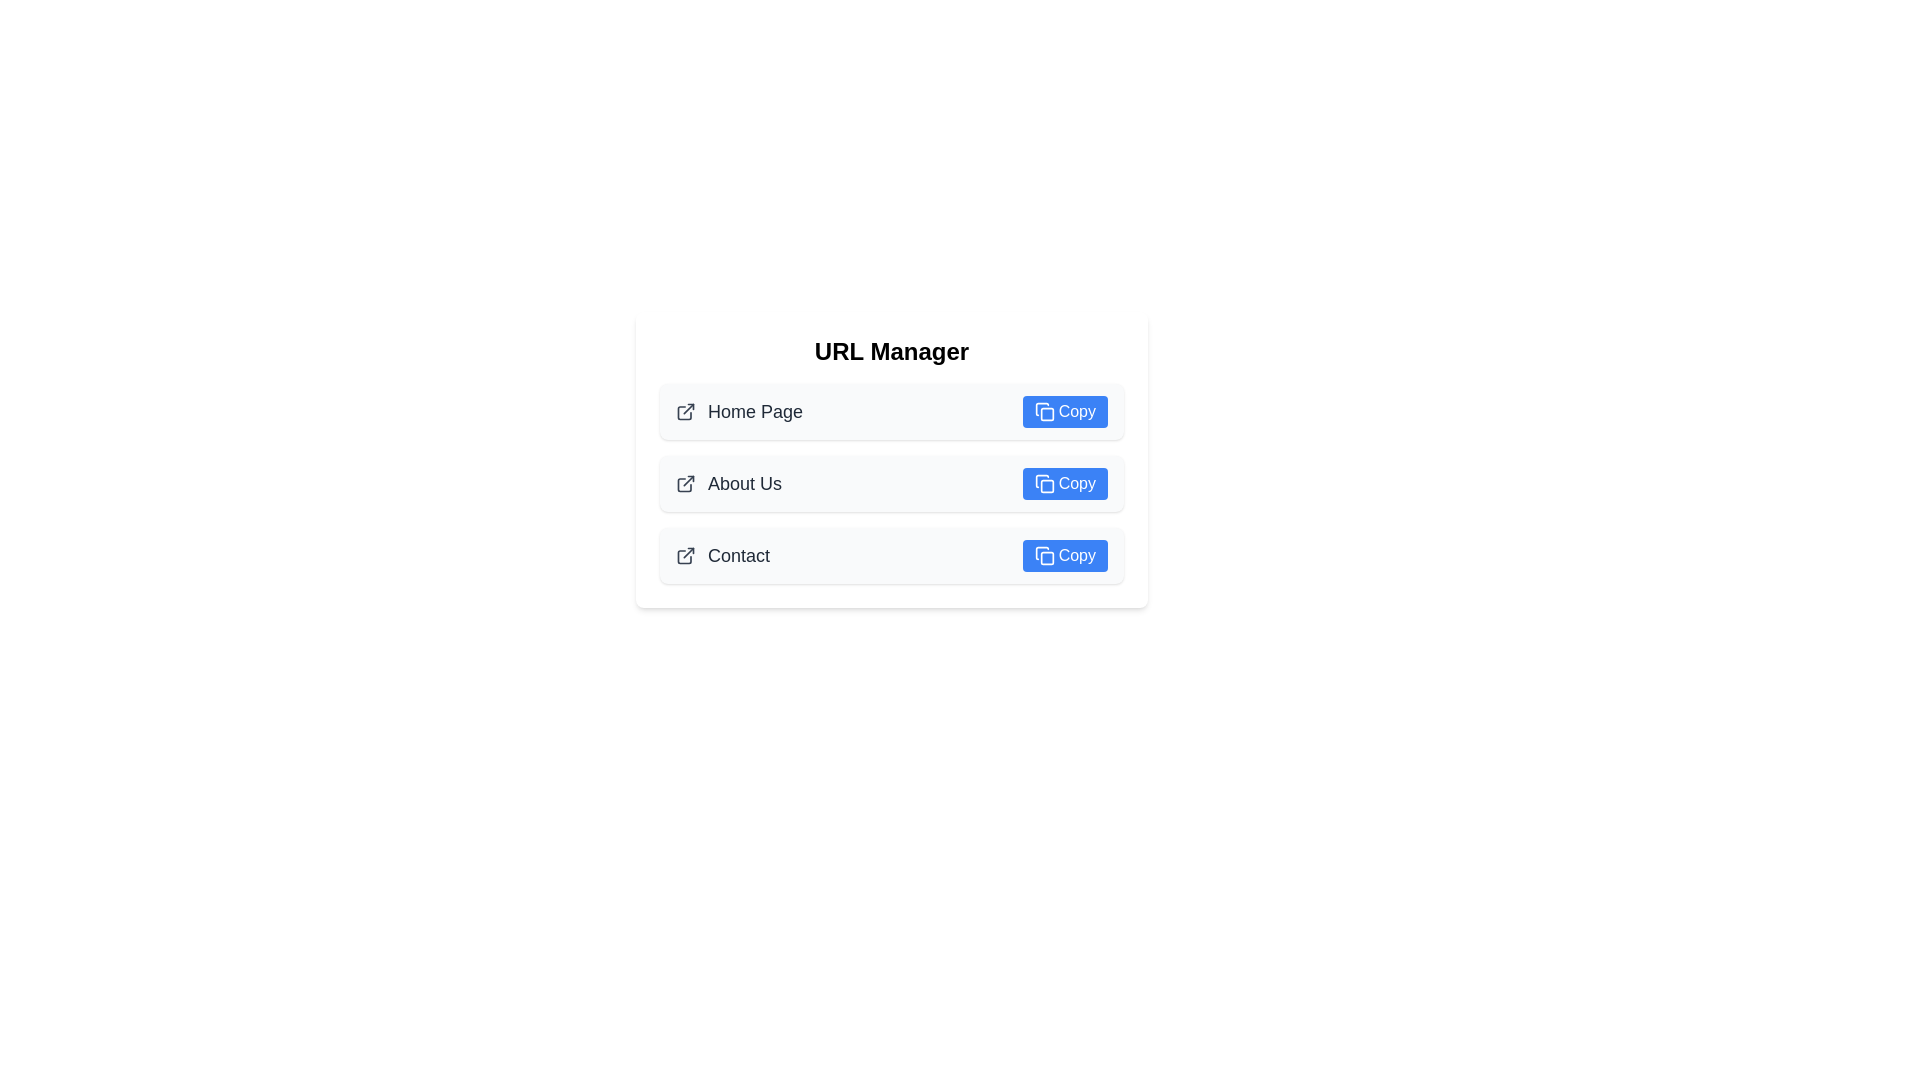  What do you see at coordinates (686, 411) in the screenshot?
I see `the external link icon located to the left of the 'Home Page' text in the first row of the list` at bounding box center [686, 411].